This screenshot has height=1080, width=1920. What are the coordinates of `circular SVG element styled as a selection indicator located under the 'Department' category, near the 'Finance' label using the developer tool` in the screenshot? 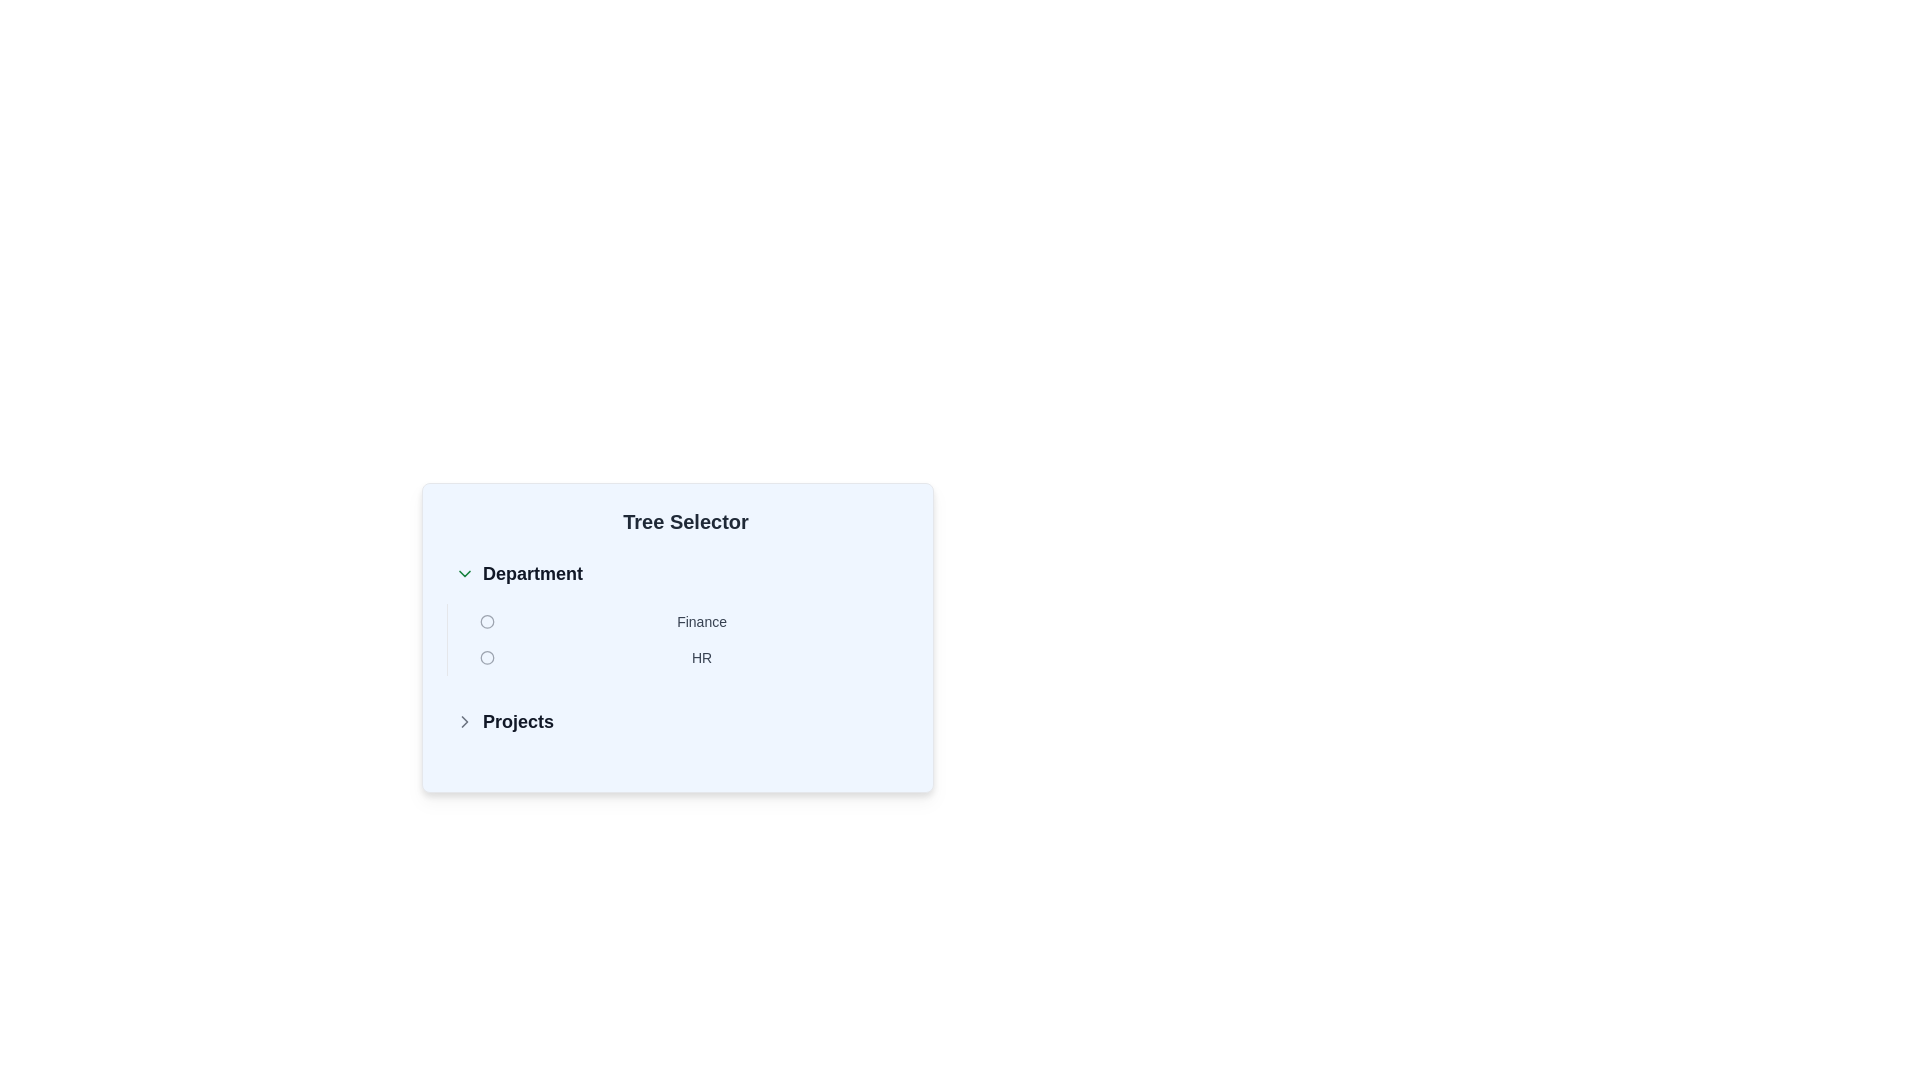 It's located at (487, 620).